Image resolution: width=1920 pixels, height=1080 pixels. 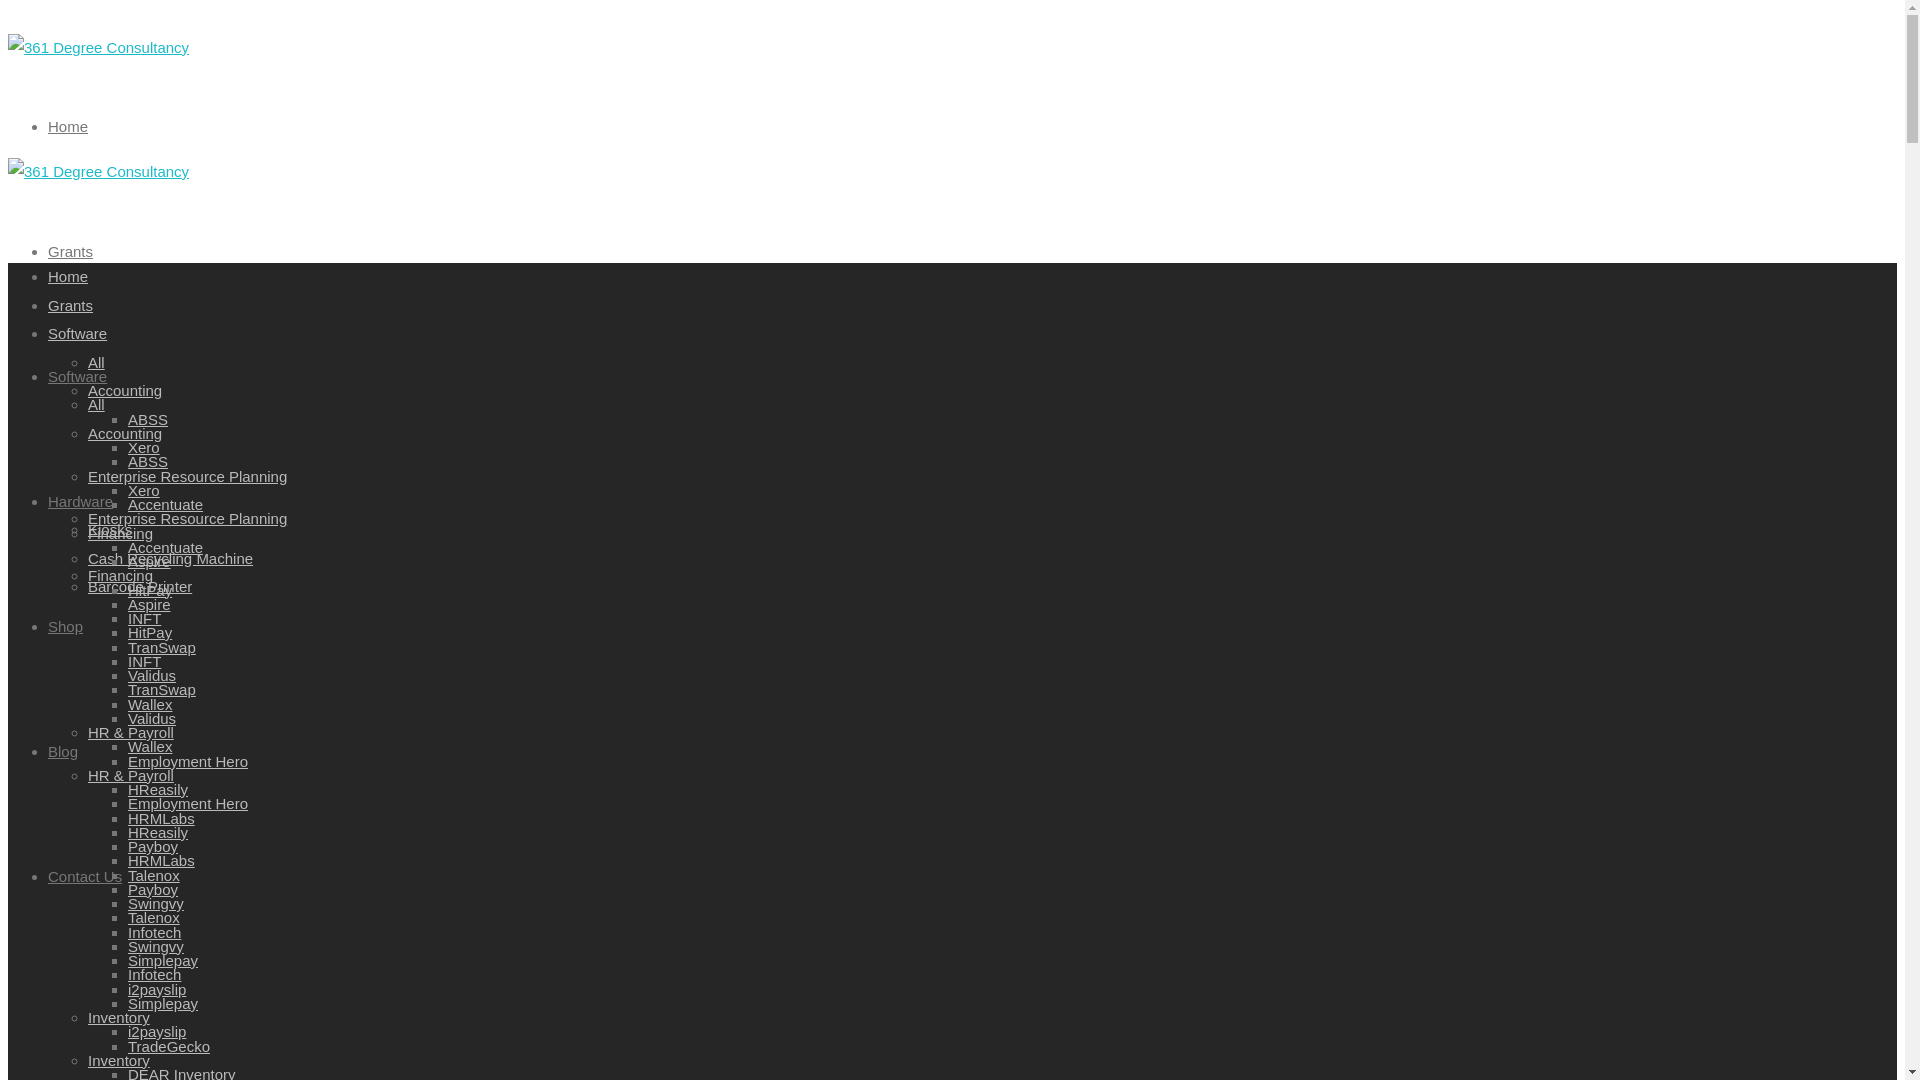 What do you see at coordinates (143, 660) in the screenshot?
I see `'INFT'` at bounding box center [143, 660].